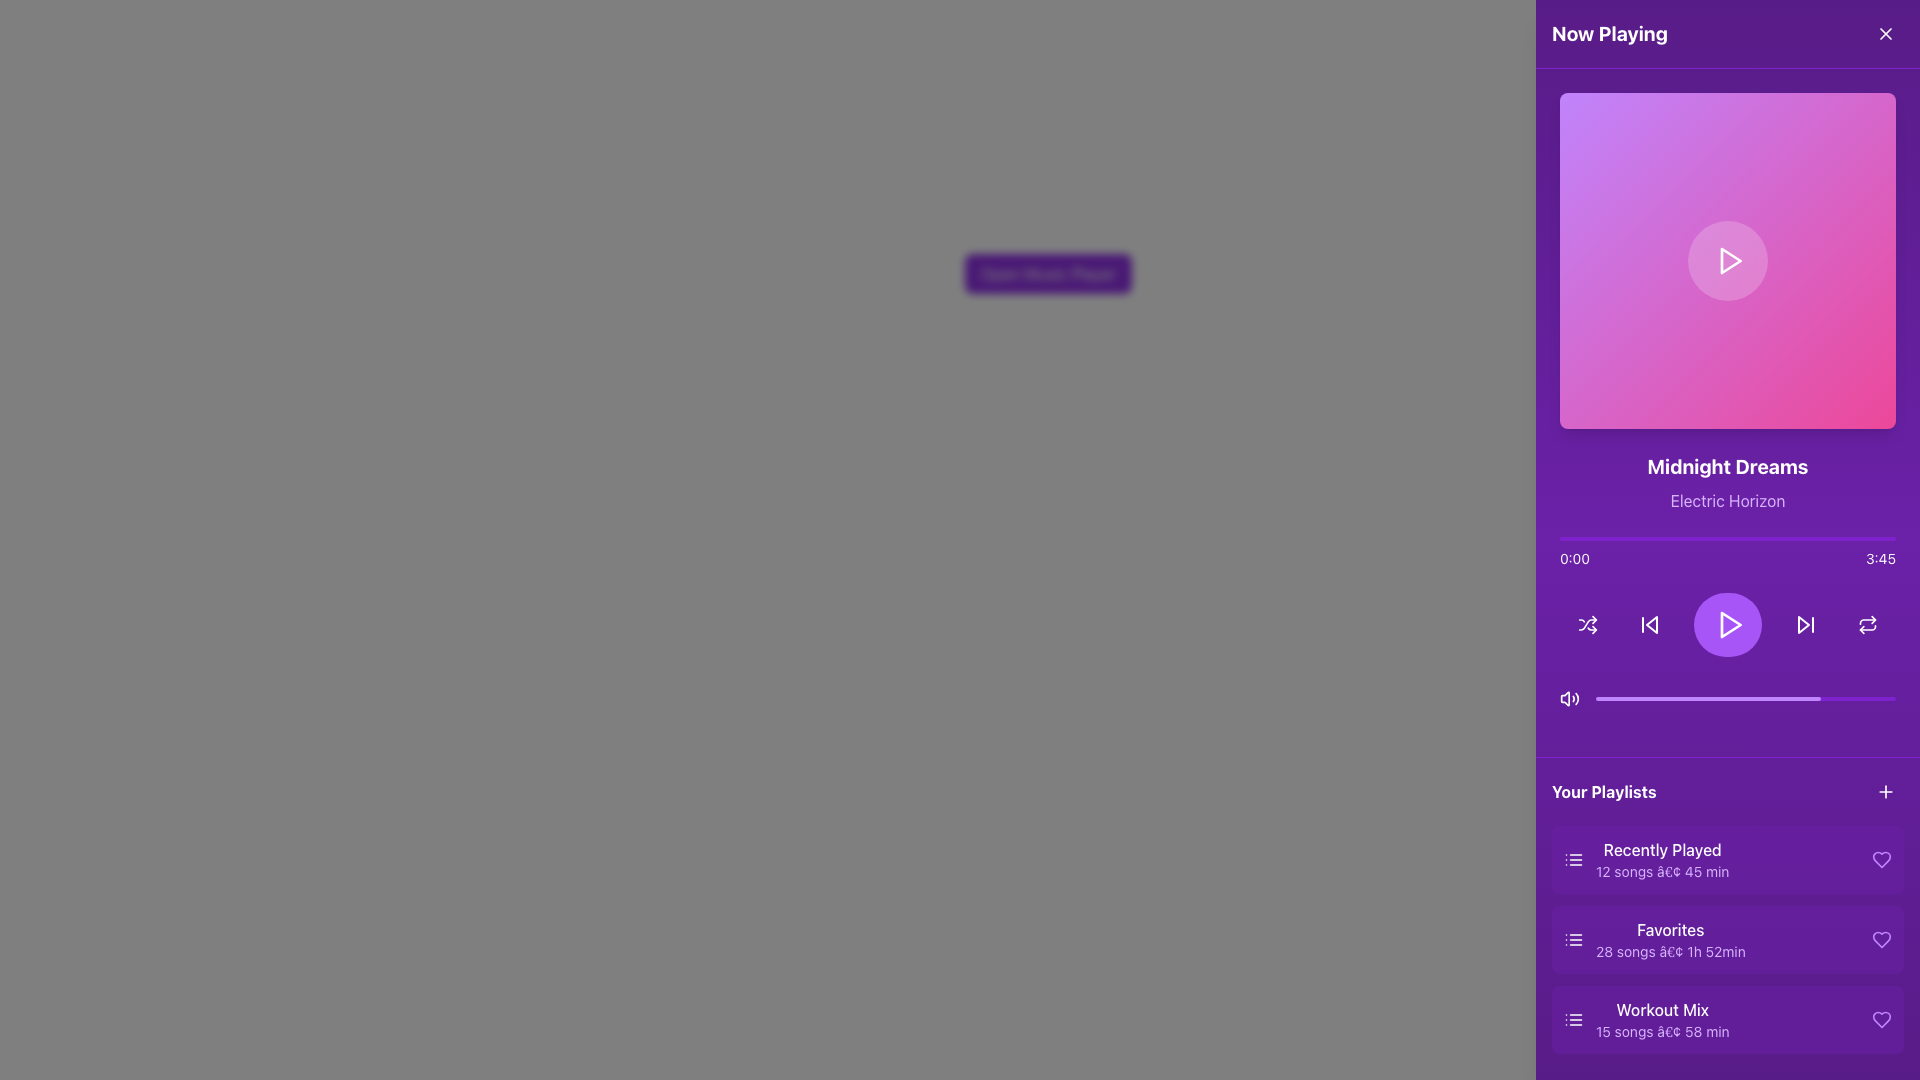 This screenshot has width=1920, height=1080. What do you see at coordinates (1804, 623) in the screenshot?
I see `the forward button, which is a right-pointing triangle icon located in the bottom center-right section of the media player interface, to skip to the next track` at bounding box center [1804, 623].